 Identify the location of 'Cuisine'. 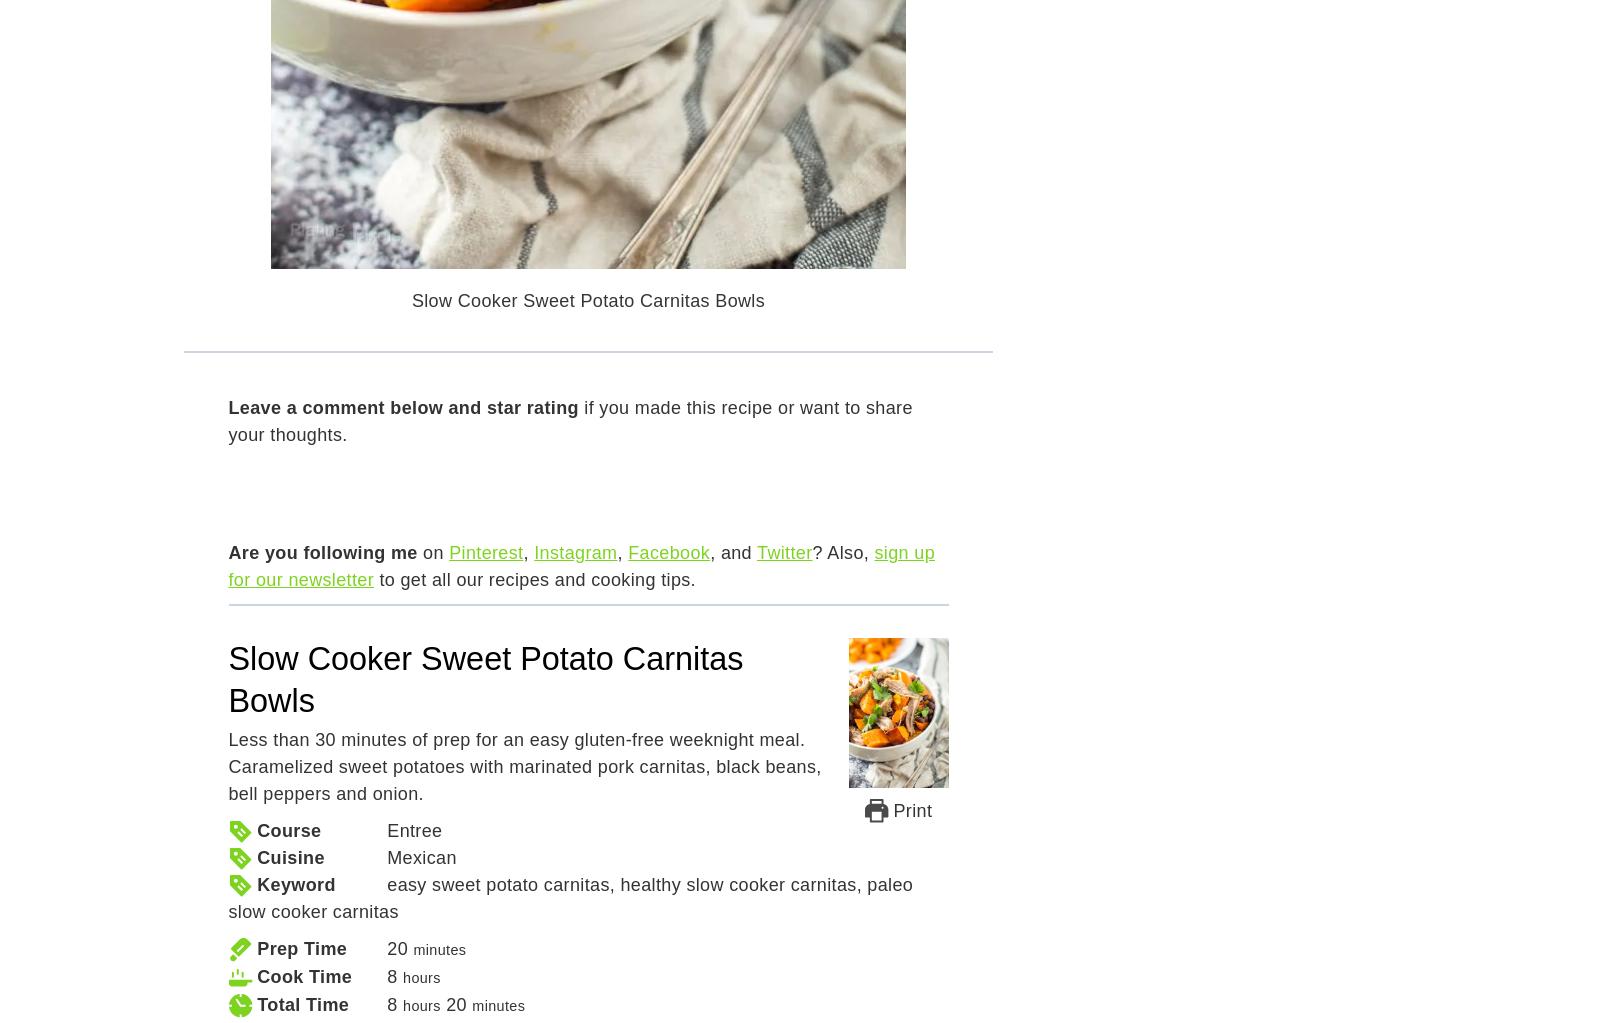
(290, 856).